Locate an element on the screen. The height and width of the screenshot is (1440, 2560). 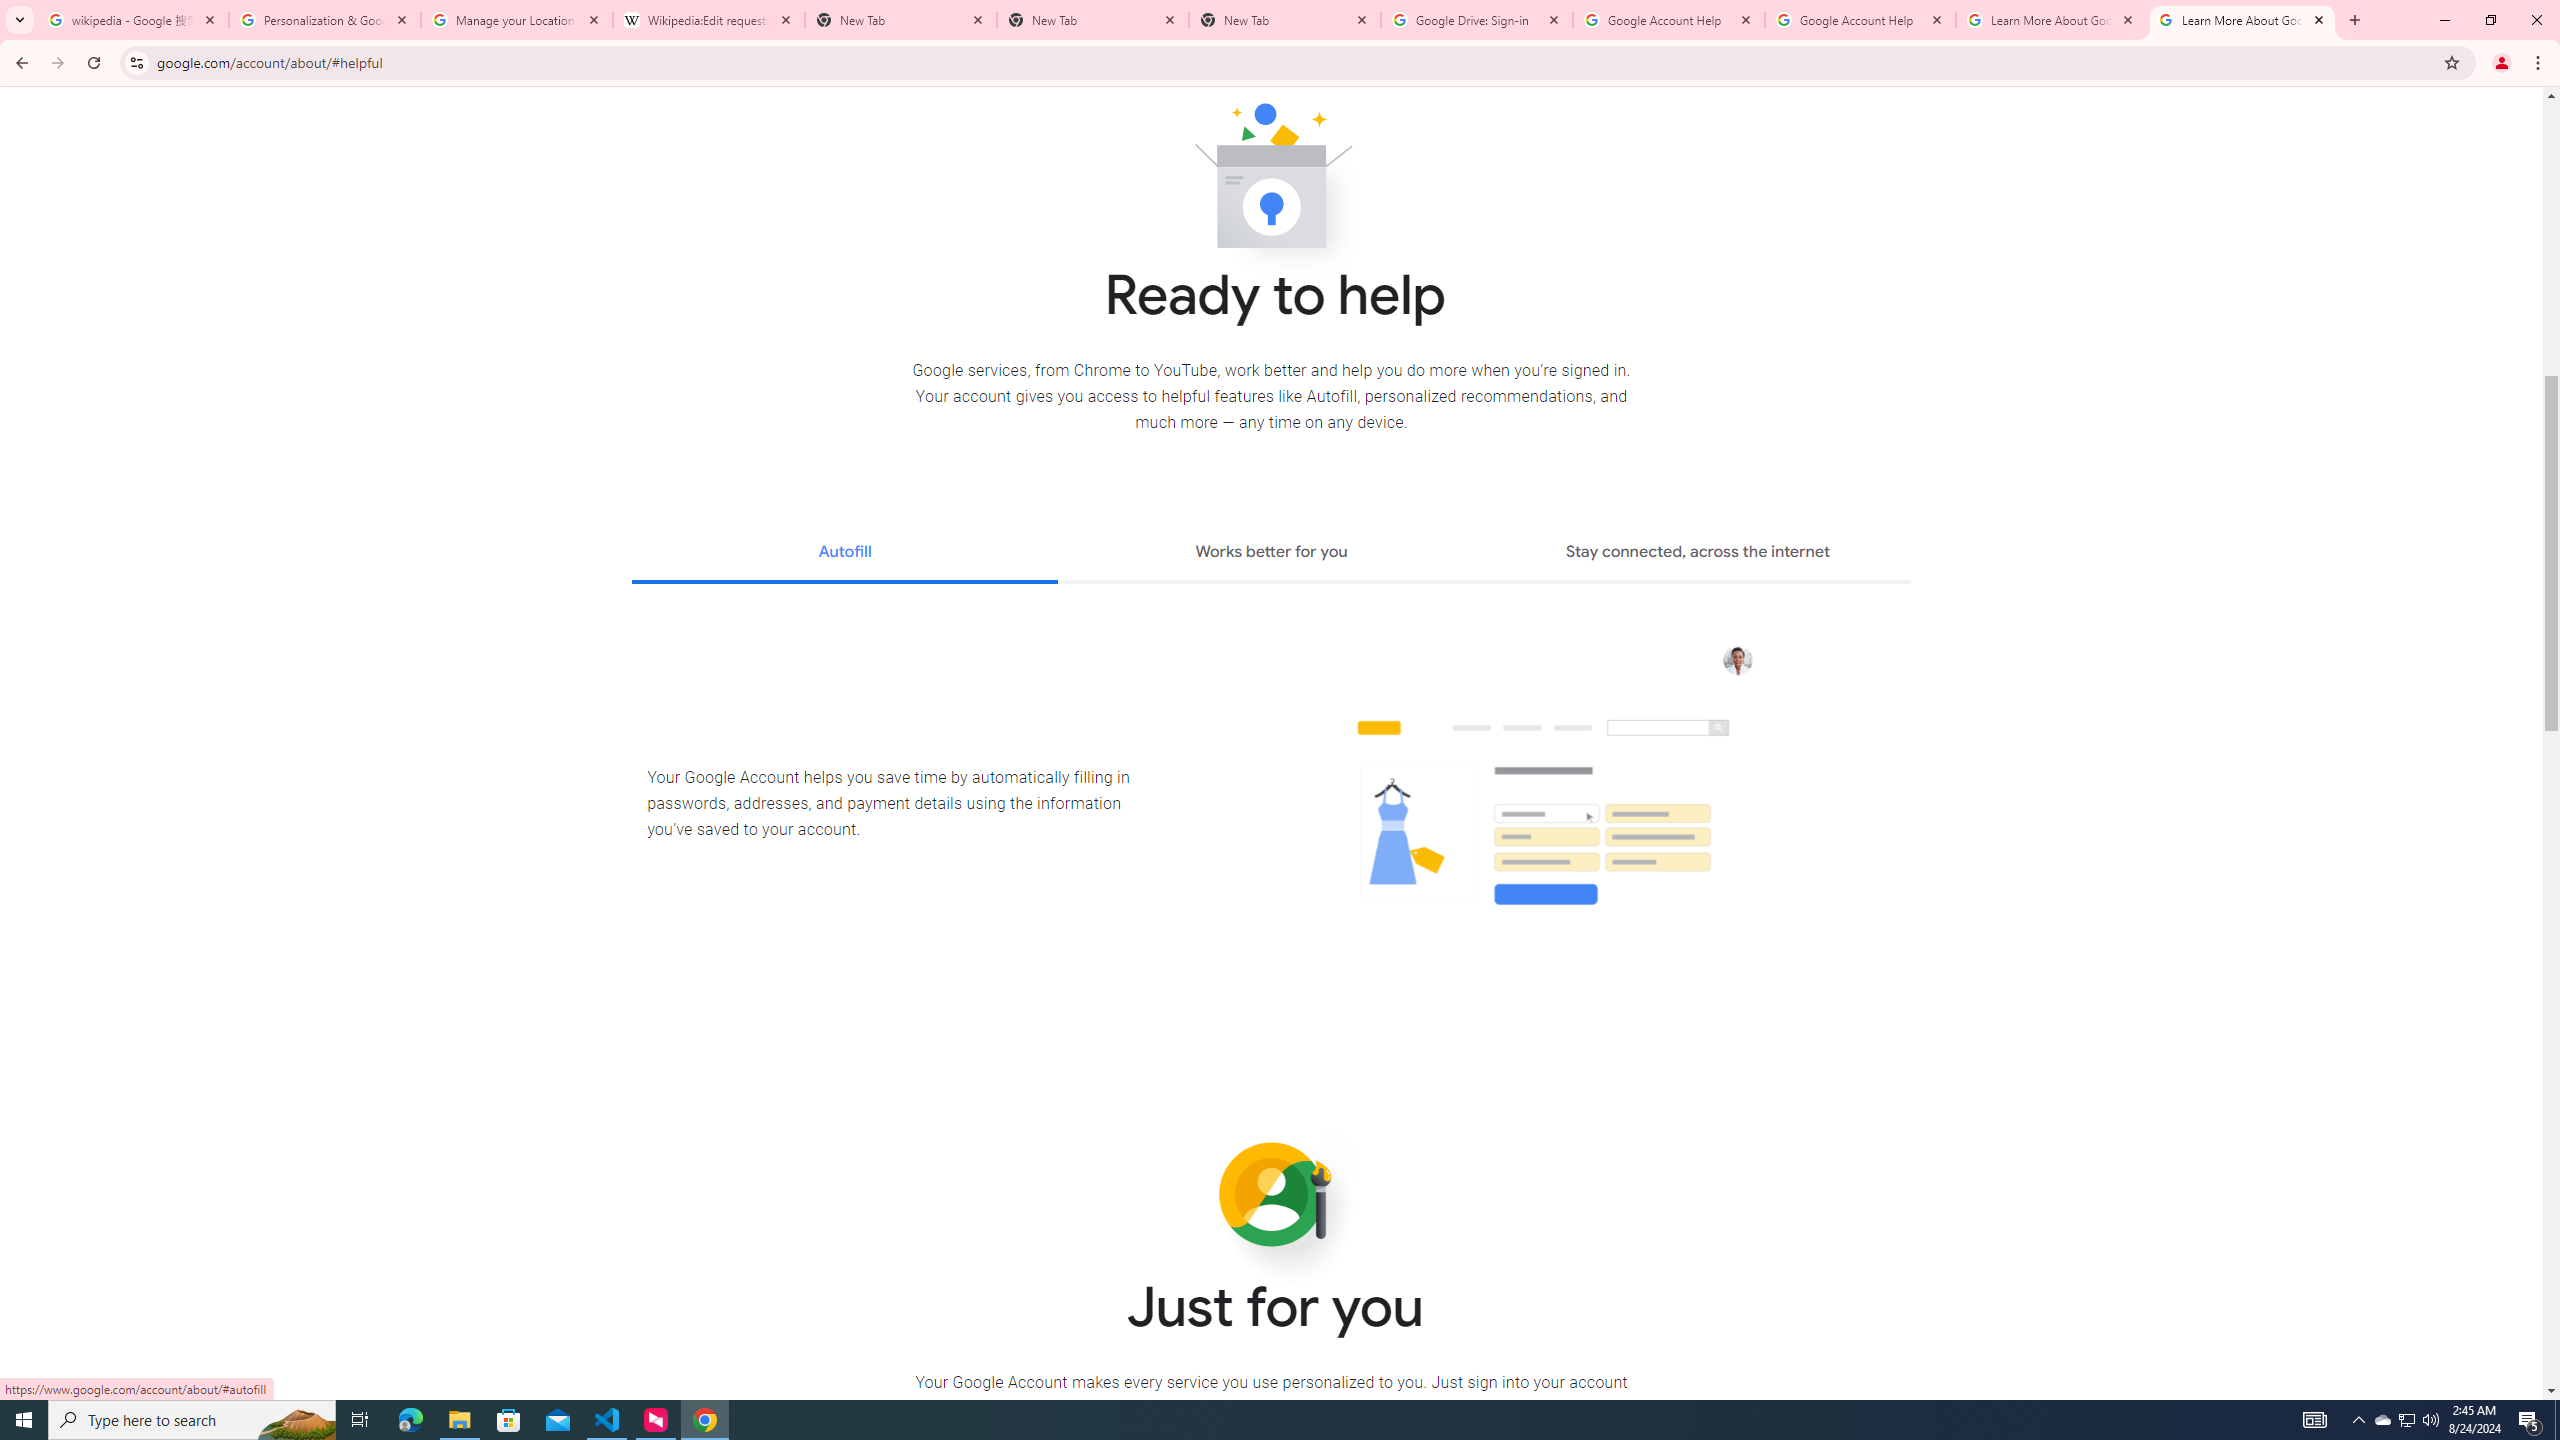
'Stay connected, across the internet' is located at coordinates (1697, 554).